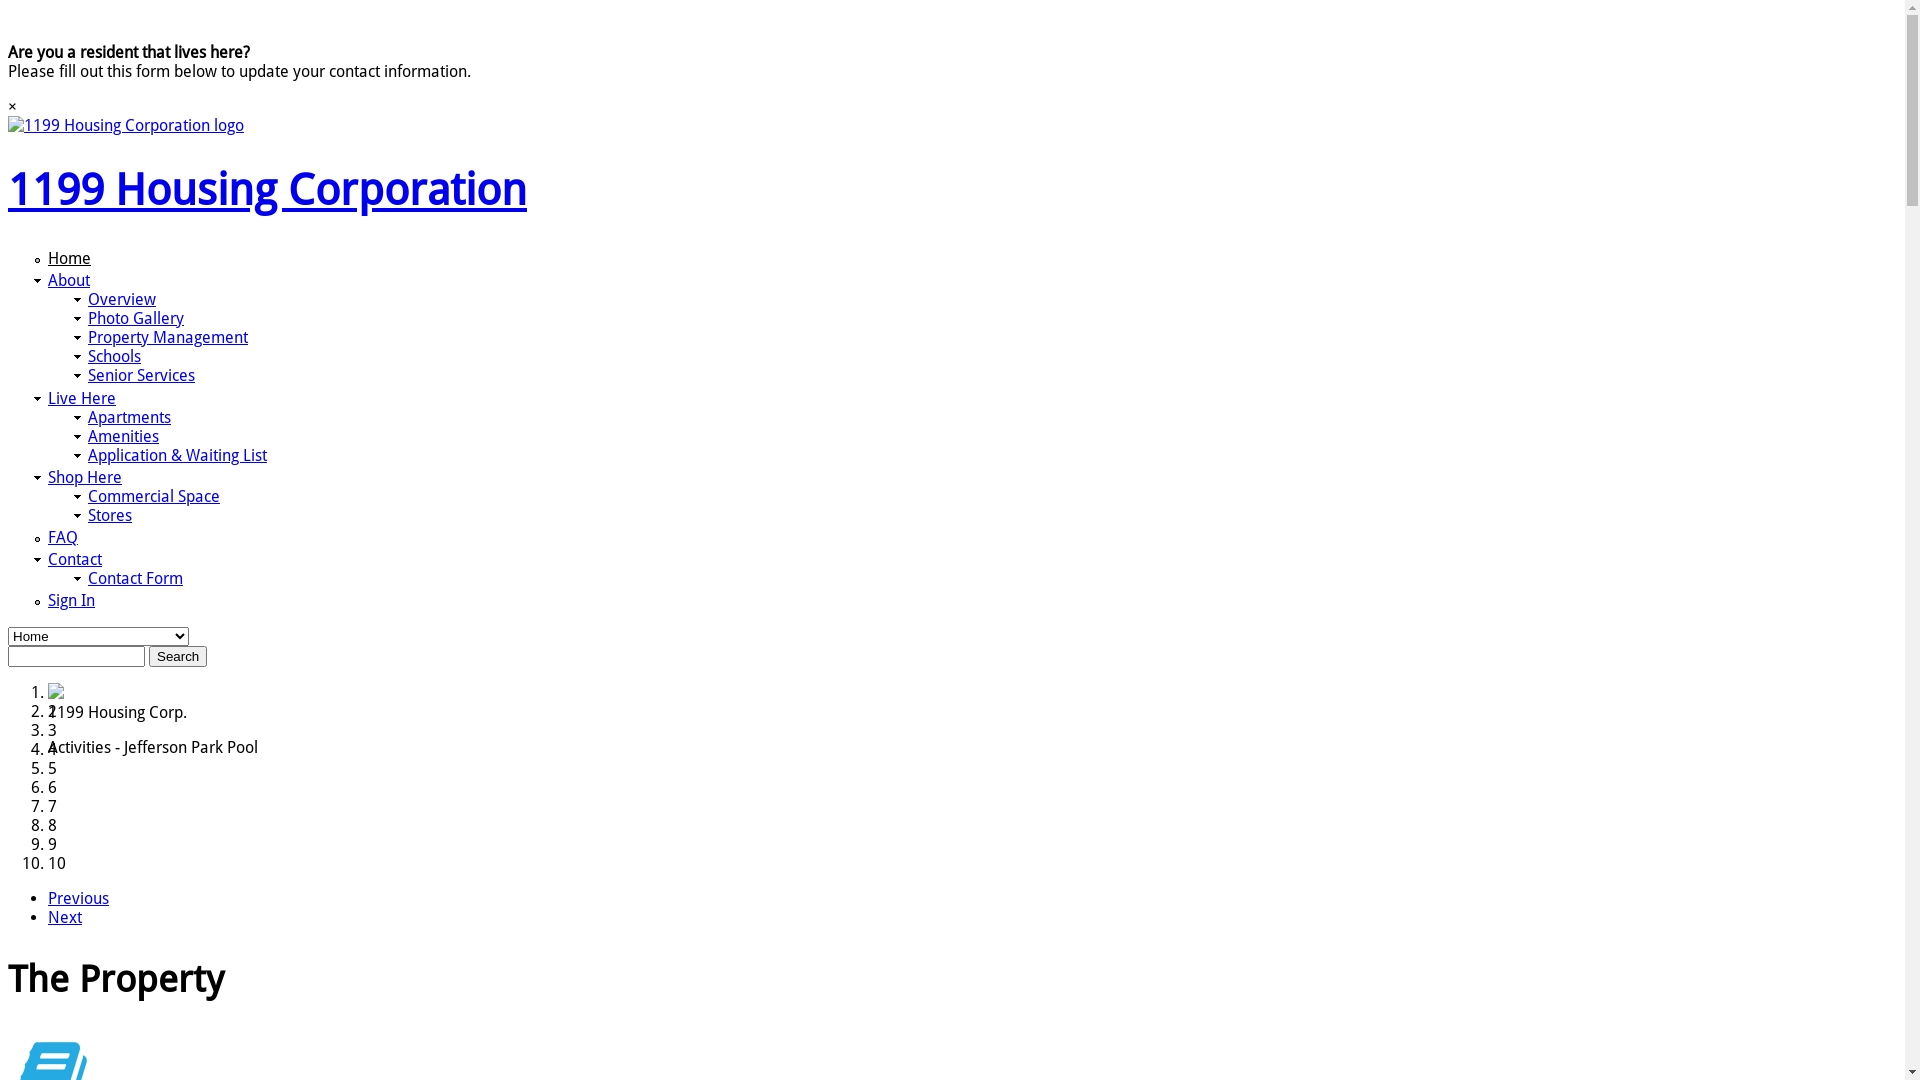 The height and width of the screenshot is (1080, 1920). I want to click on '5', so click(48, 767).